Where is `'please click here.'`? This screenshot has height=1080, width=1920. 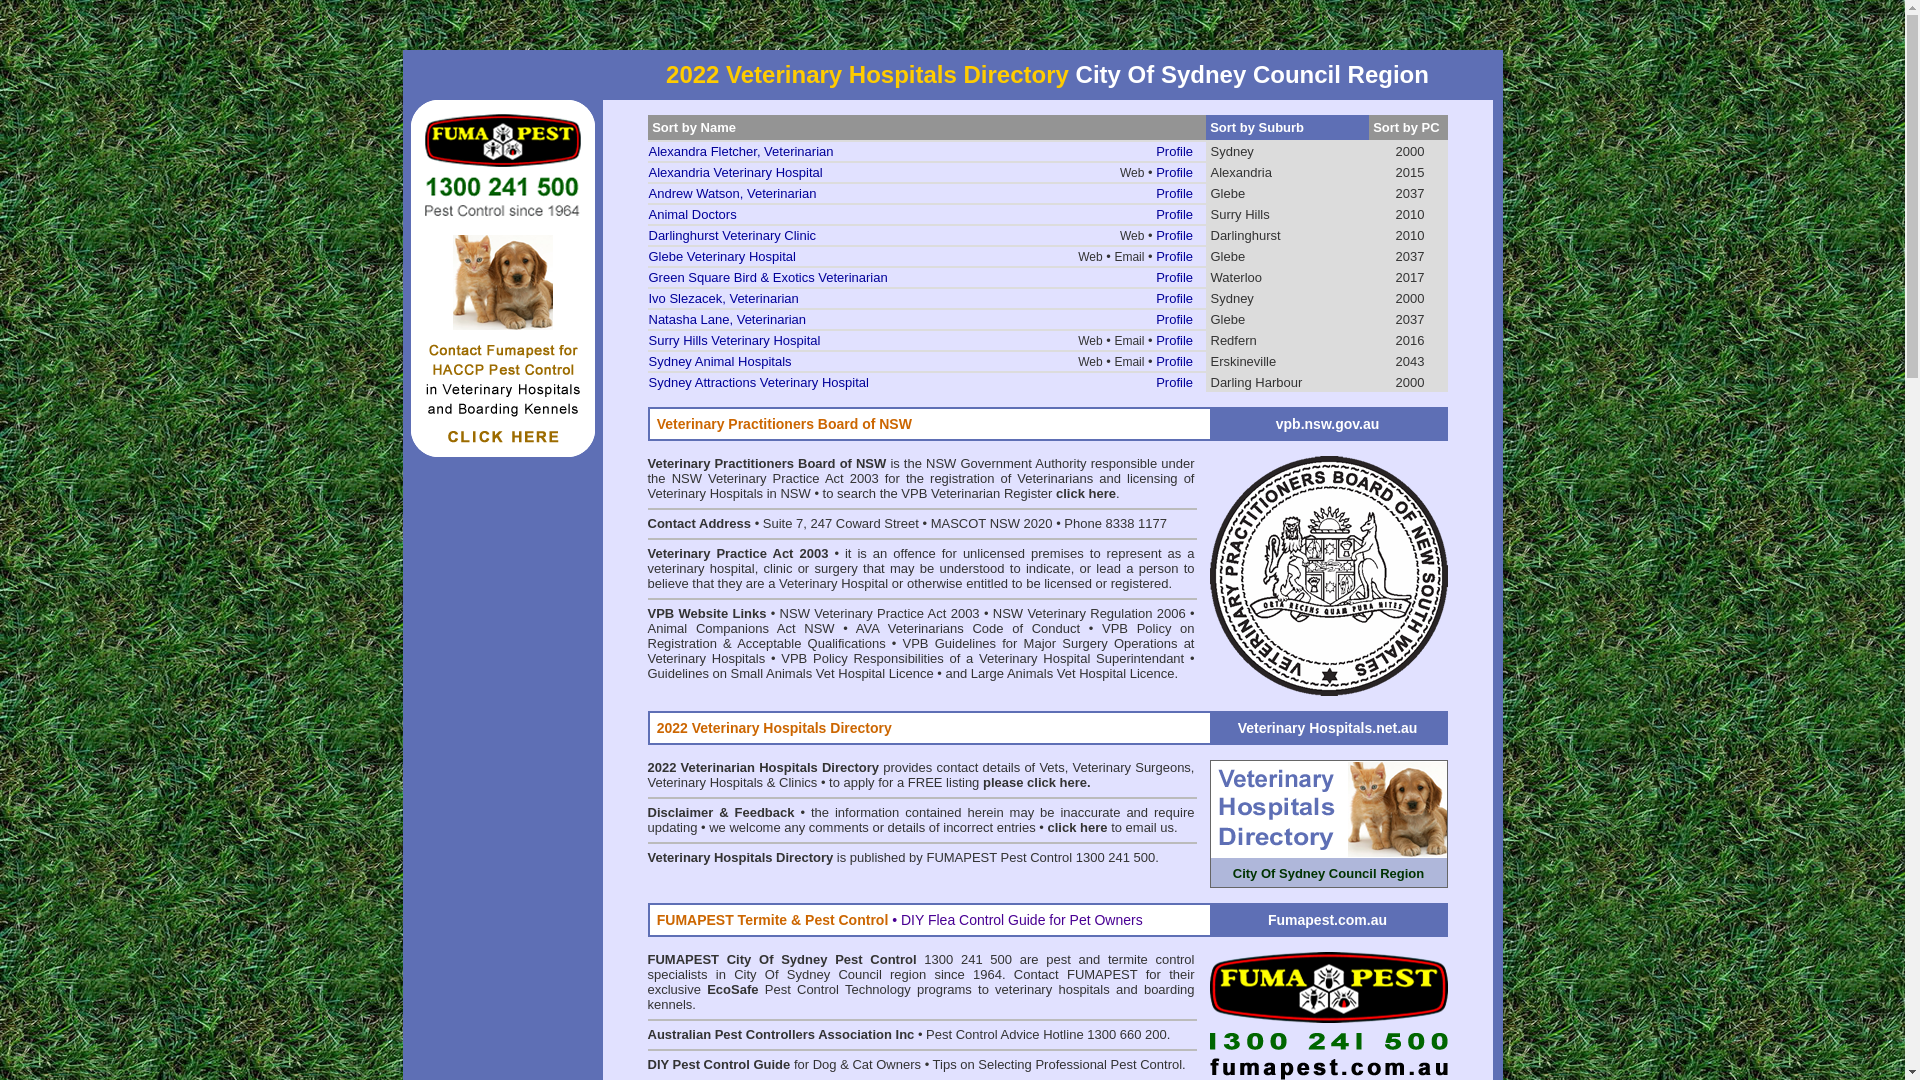 'please click here.' is located at coordinates (1036, 781).